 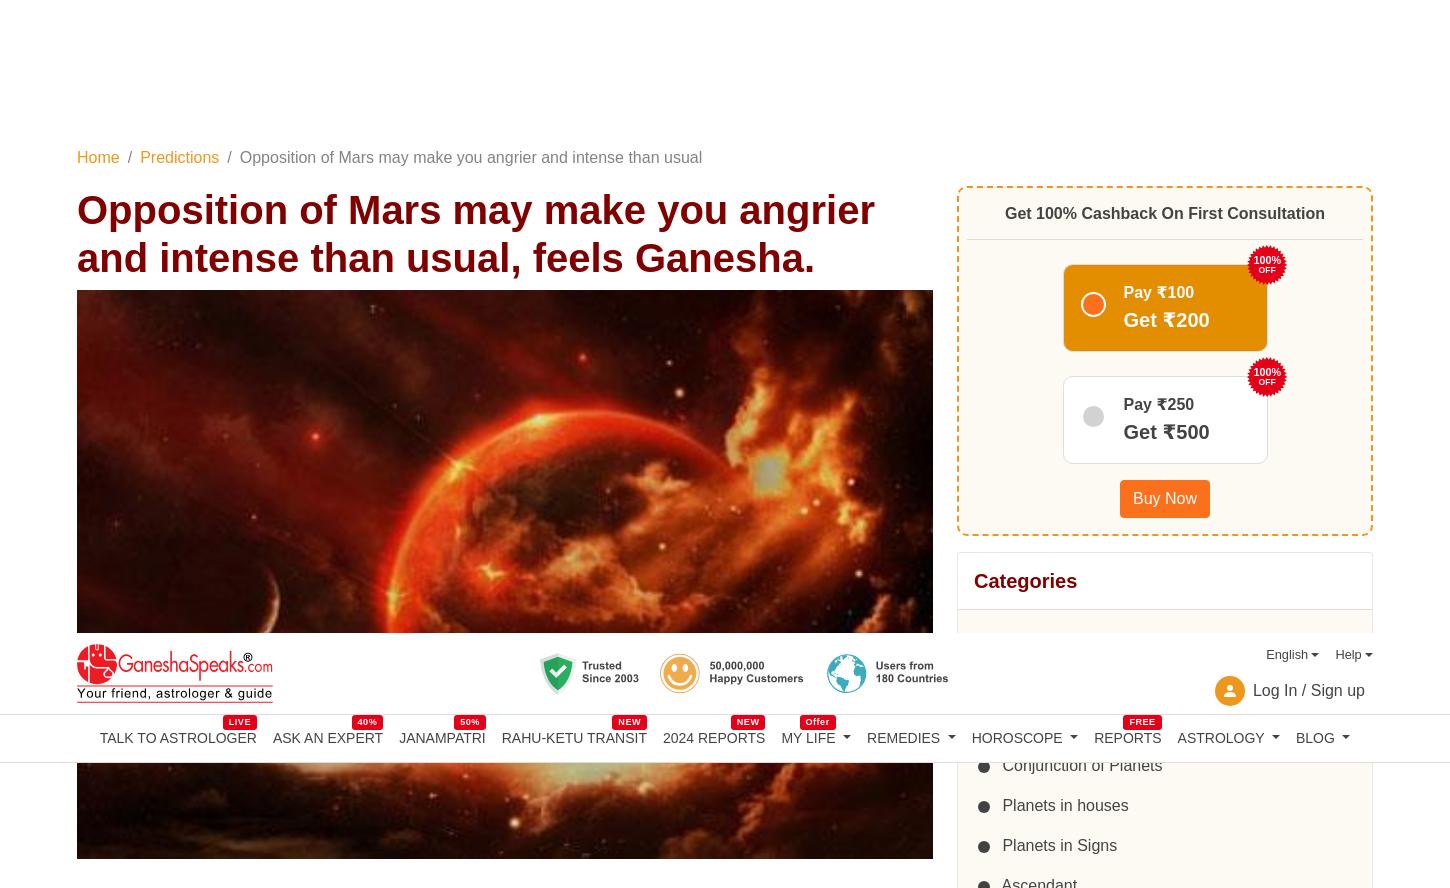 What do you see at coordinates (1040, 558) in the screenshot?
I see `'Popular Posts'` at bounding box center [1040, 558].